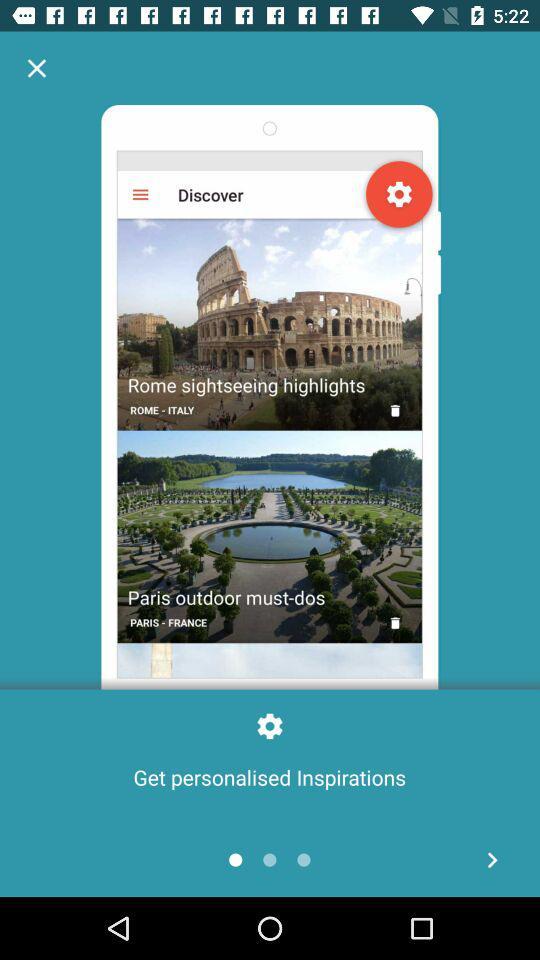 This screenshot has height=960, width=540. I want to click on next page, so click(491, 859).